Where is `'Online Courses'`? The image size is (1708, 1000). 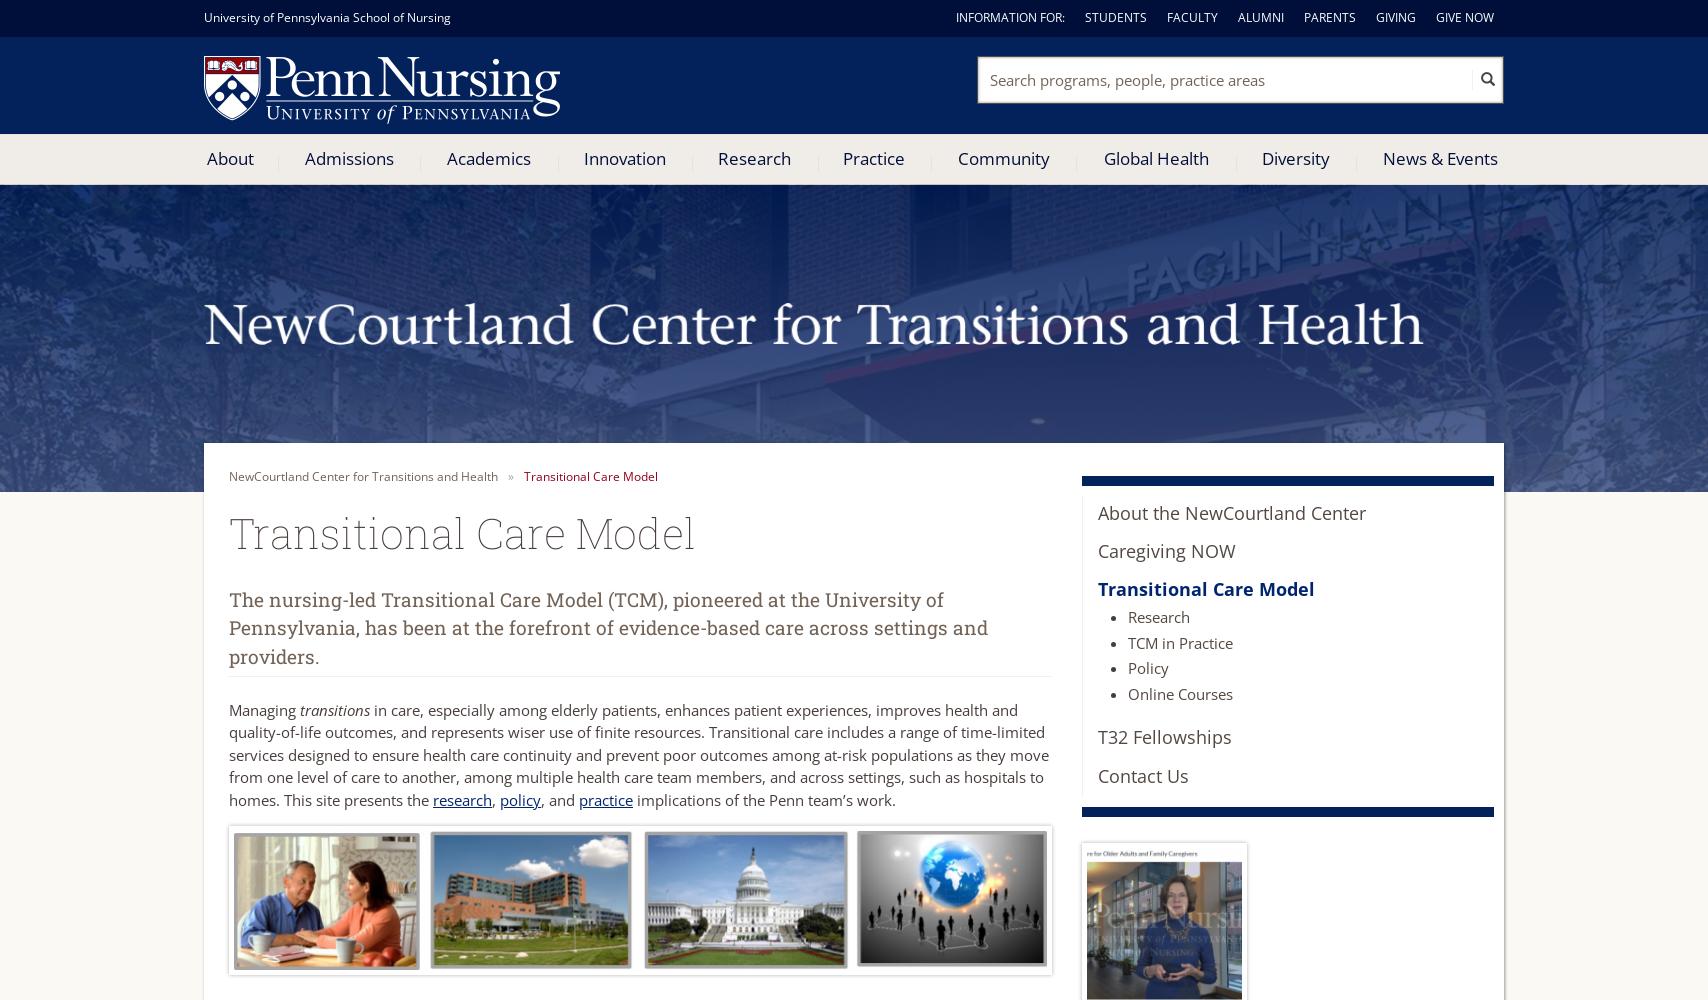
'Online Courses' is located at coordinates (1180, 693).